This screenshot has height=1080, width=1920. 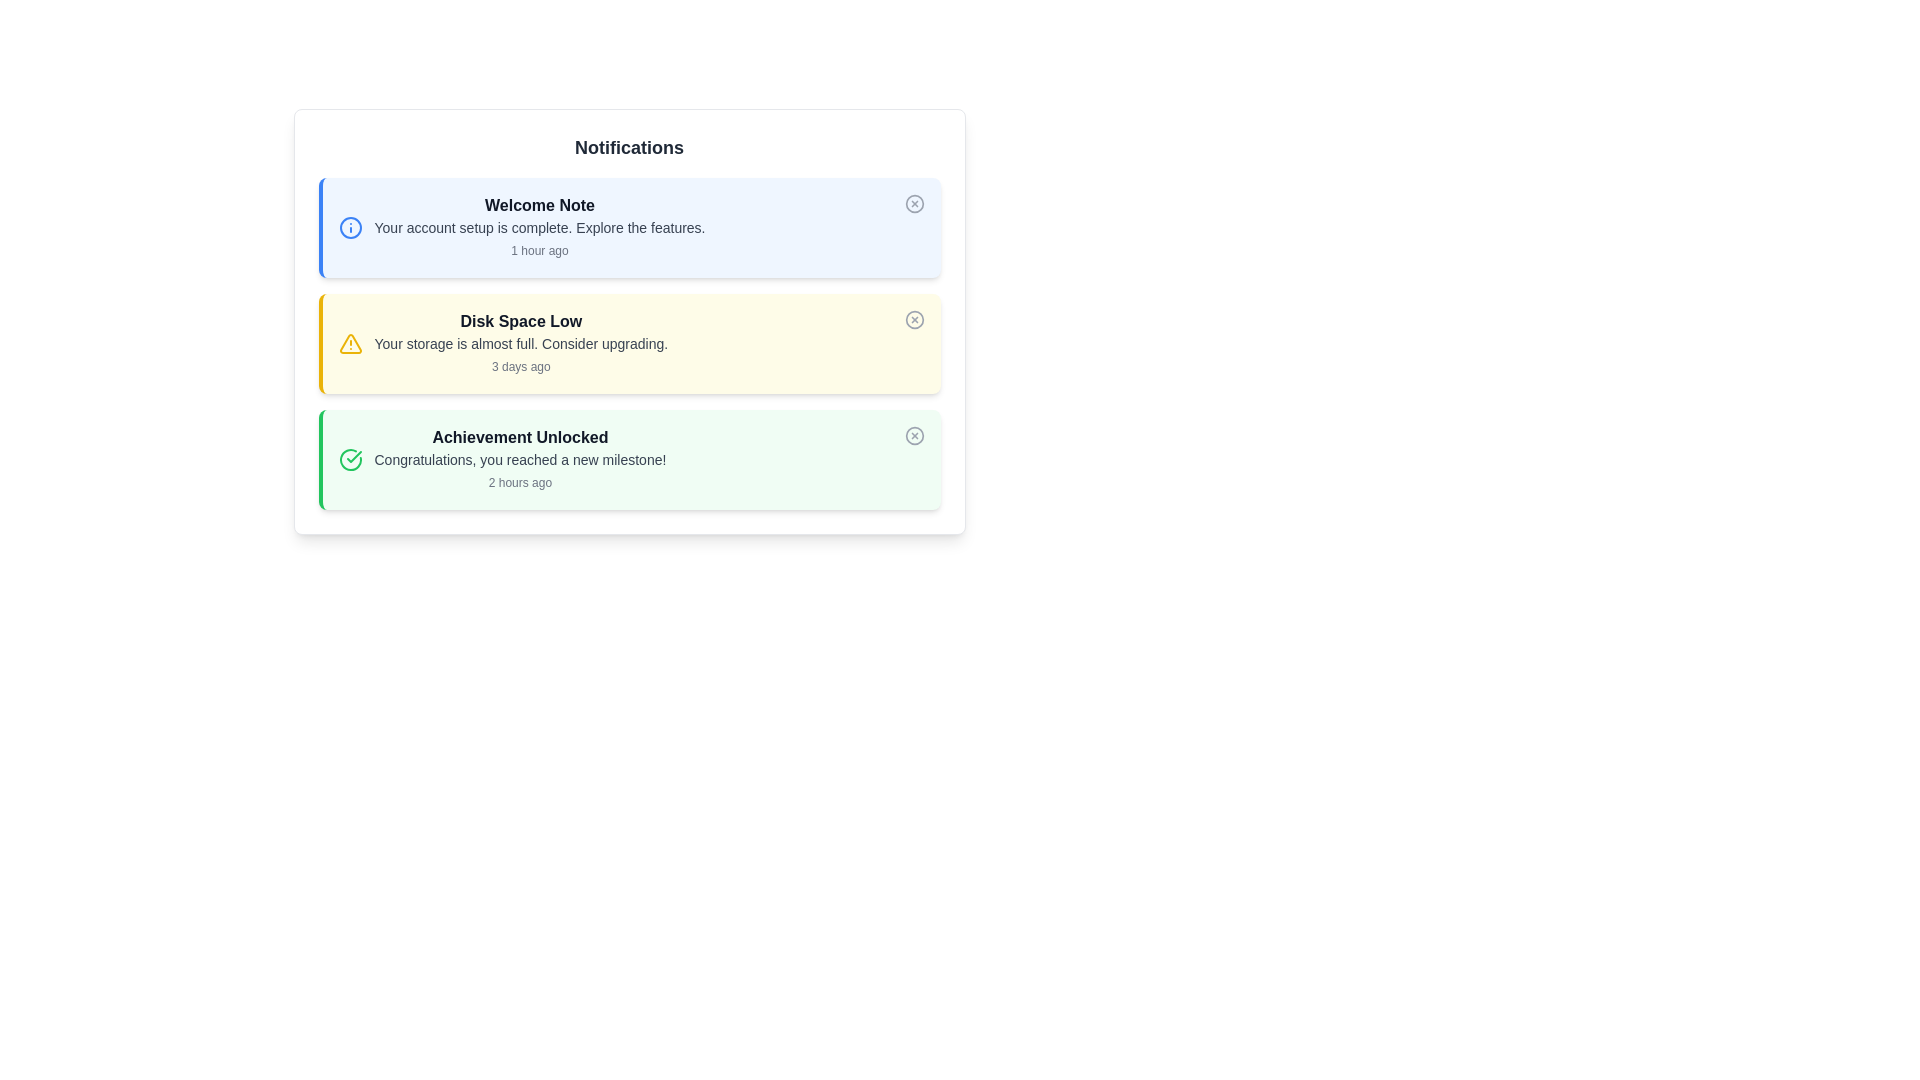 What do you see at coordinates (502, 459) in the screenshot?
I see `the notification message block titled 'Achievement Unlocked' which is styled with a bold font and located in the third notification card with a light green background` at bounding box center [502, 459].